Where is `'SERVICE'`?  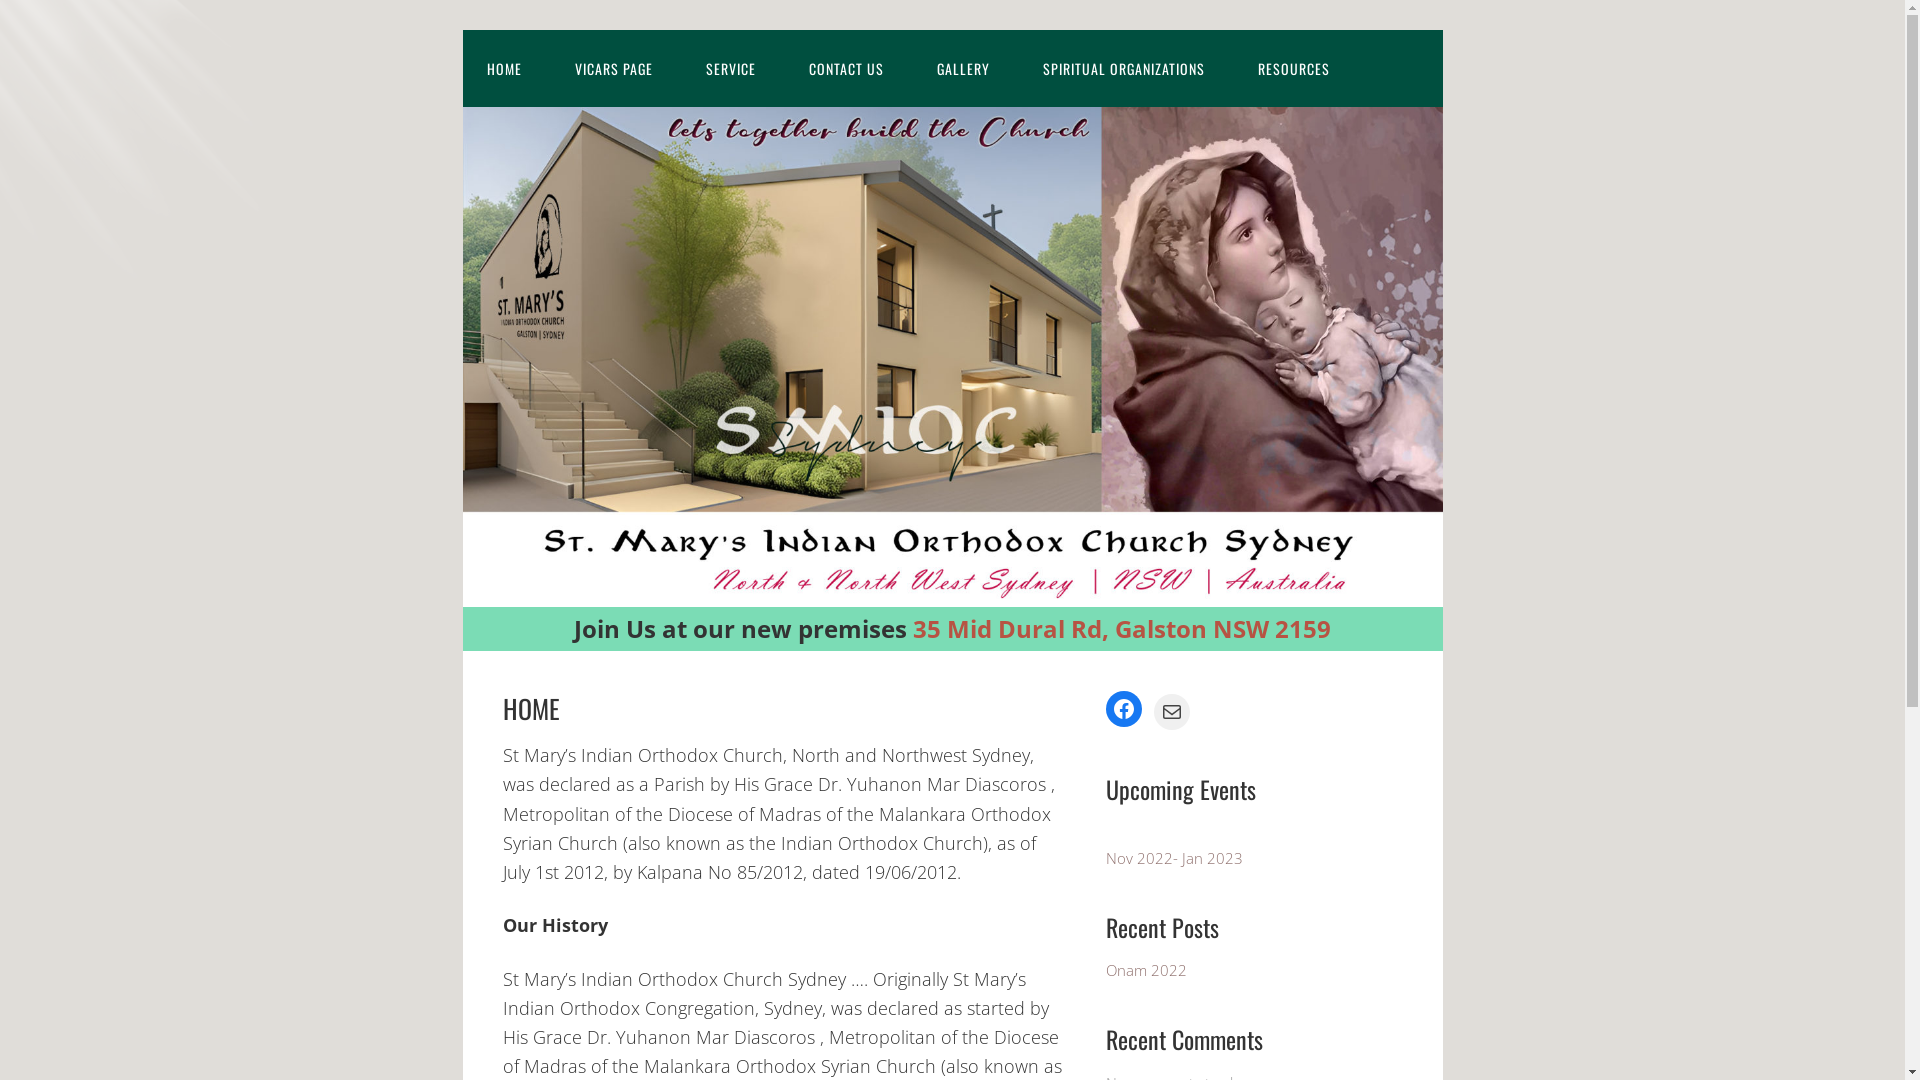 'SERVICE' is located at coordinates (729, 67).